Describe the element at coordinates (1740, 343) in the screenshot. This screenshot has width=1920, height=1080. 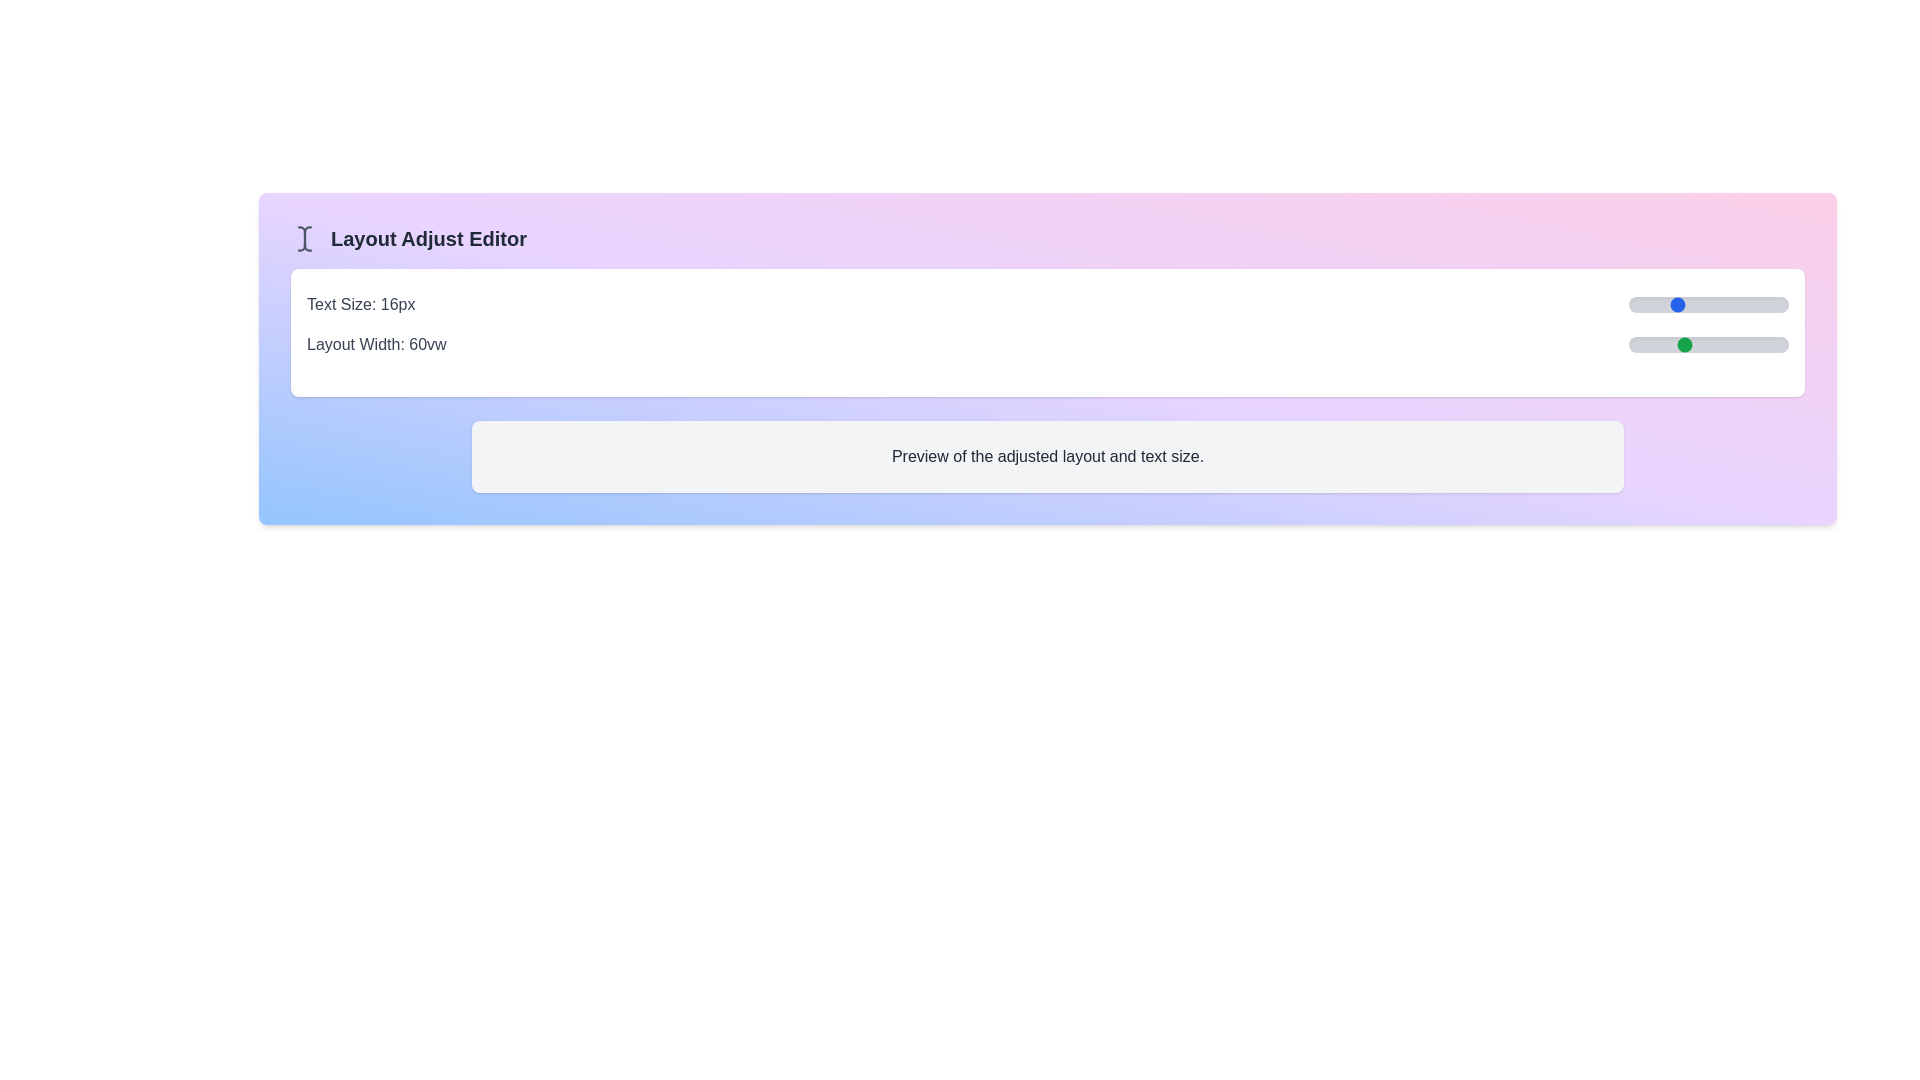
I see `the layout width` at that location.